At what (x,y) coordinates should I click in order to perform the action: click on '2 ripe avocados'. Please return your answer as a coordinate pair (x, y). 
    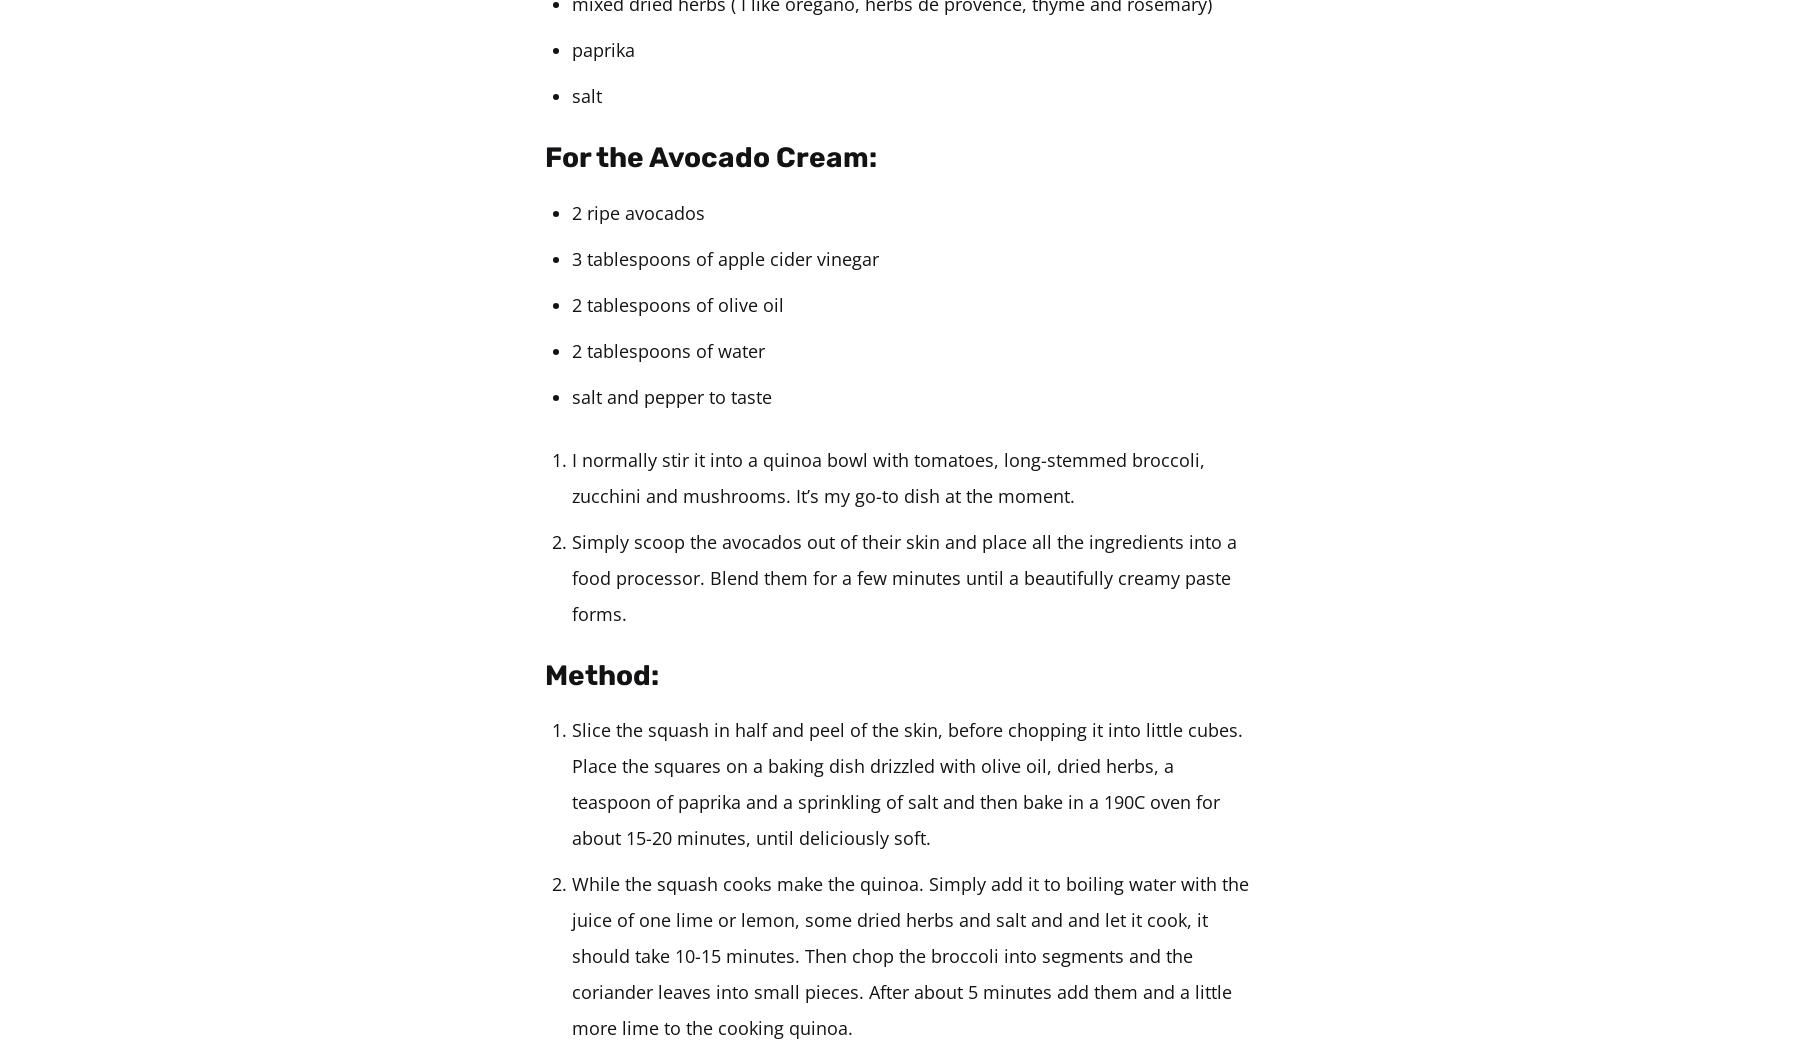
    Looking at the image, I should click on (638, 212).